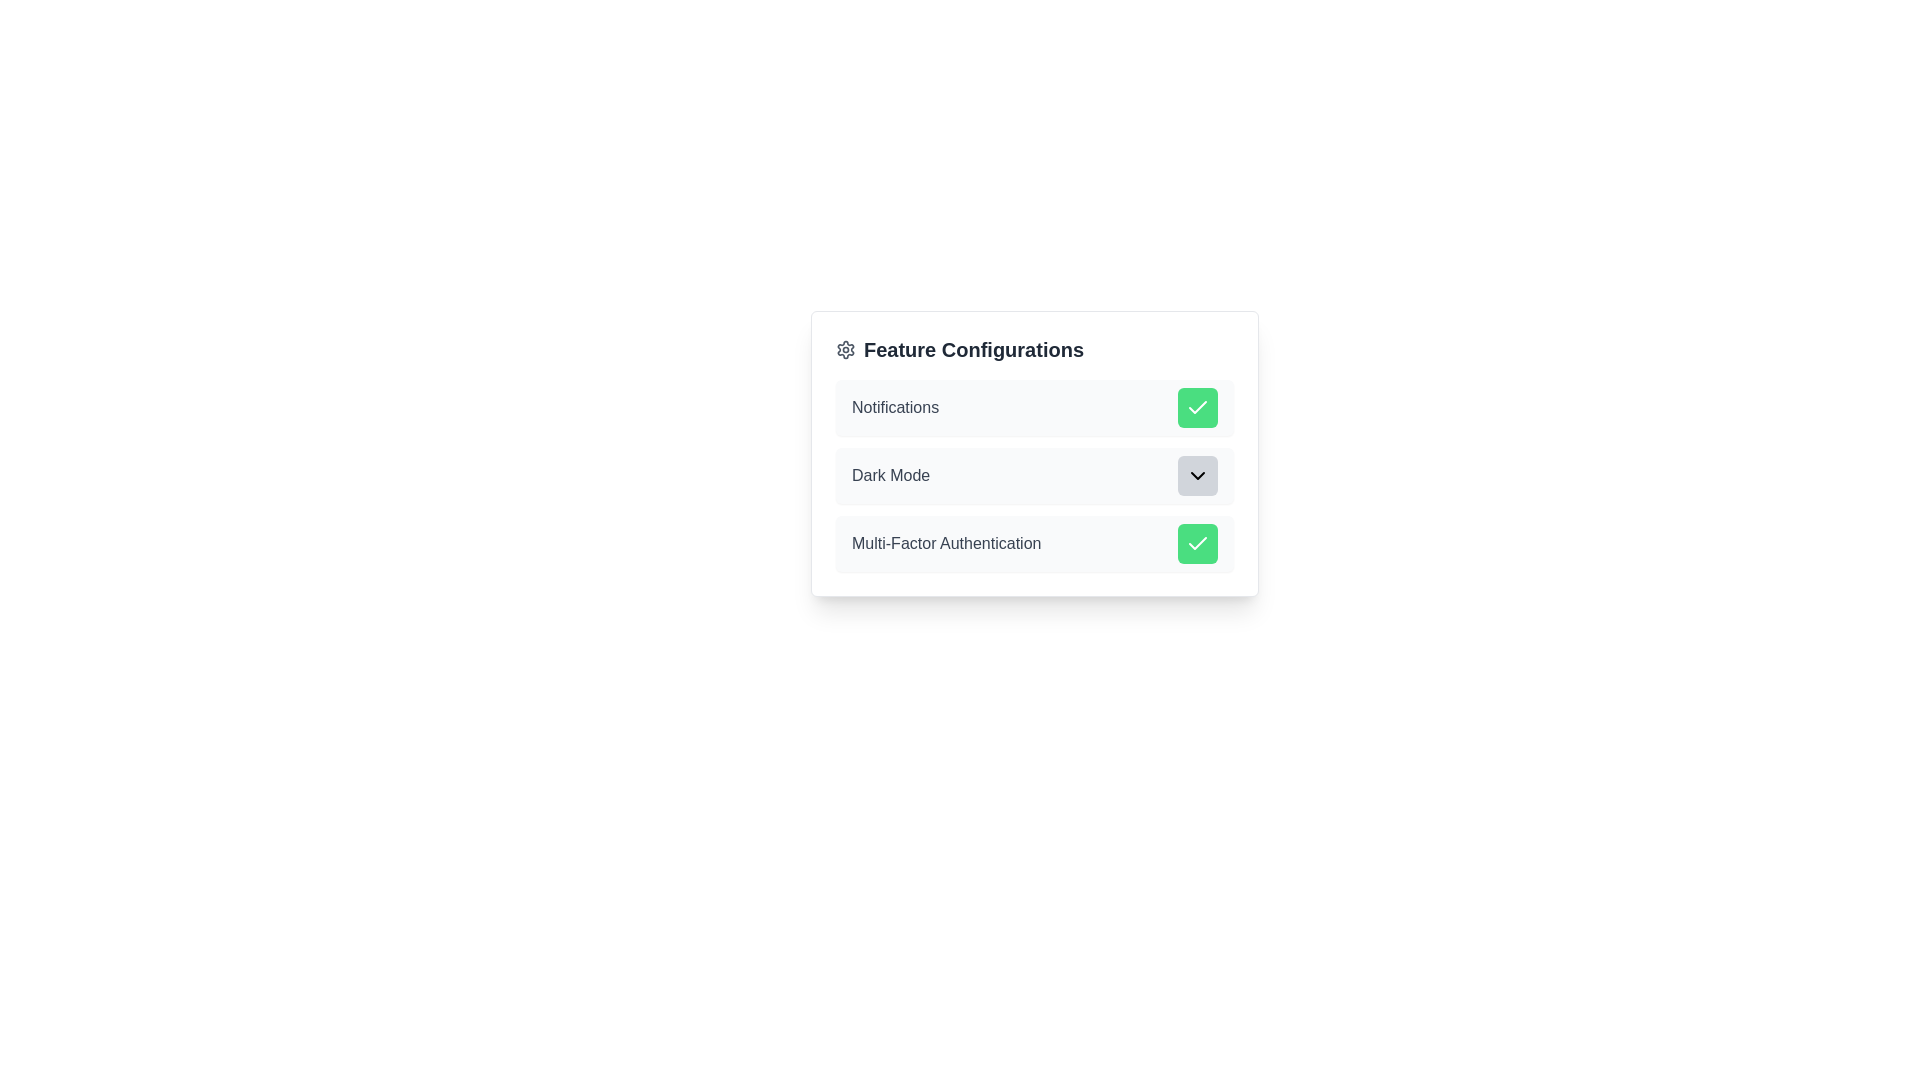  I want to click on the dropdown toggle of the 'Dark Mode' setting, which is the second item in the settings options list, so click(1035, 475).